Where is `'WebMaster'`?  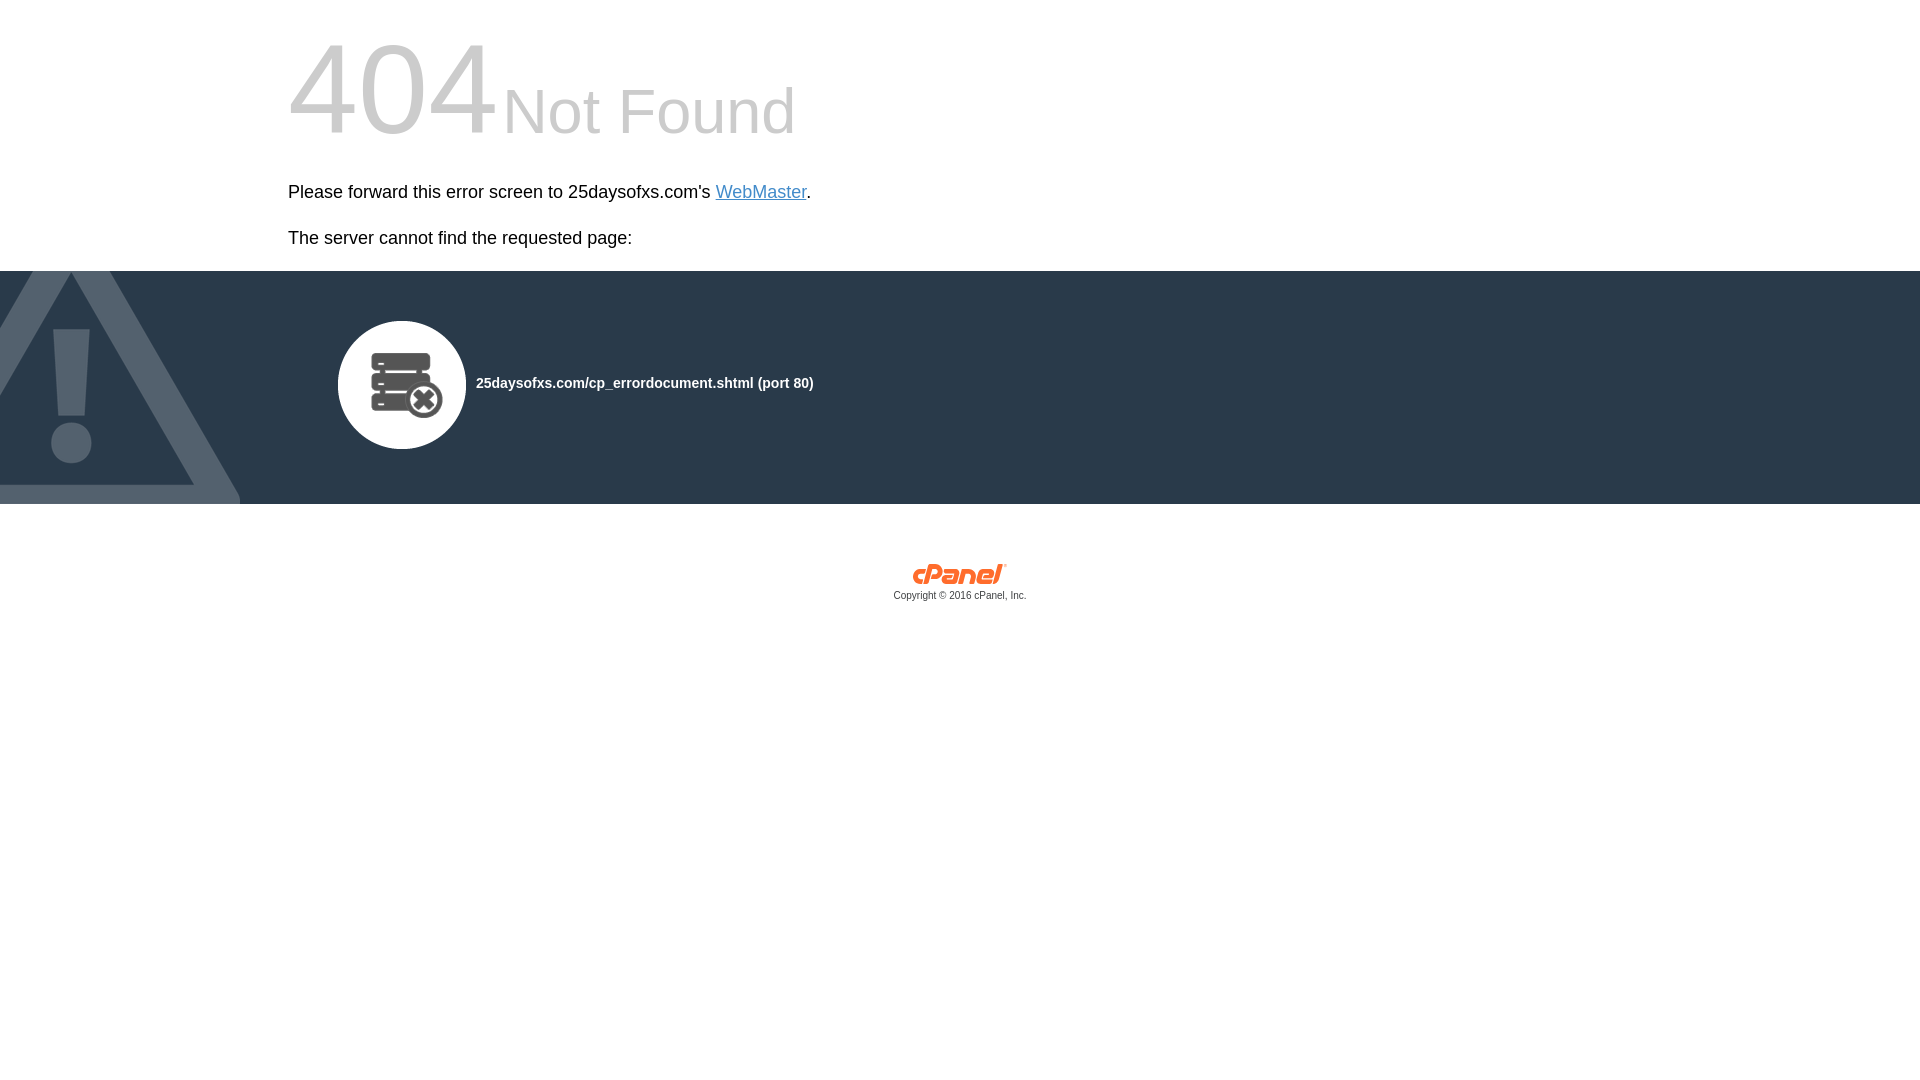 'WebMaster' is located at coordinates (760, 192).